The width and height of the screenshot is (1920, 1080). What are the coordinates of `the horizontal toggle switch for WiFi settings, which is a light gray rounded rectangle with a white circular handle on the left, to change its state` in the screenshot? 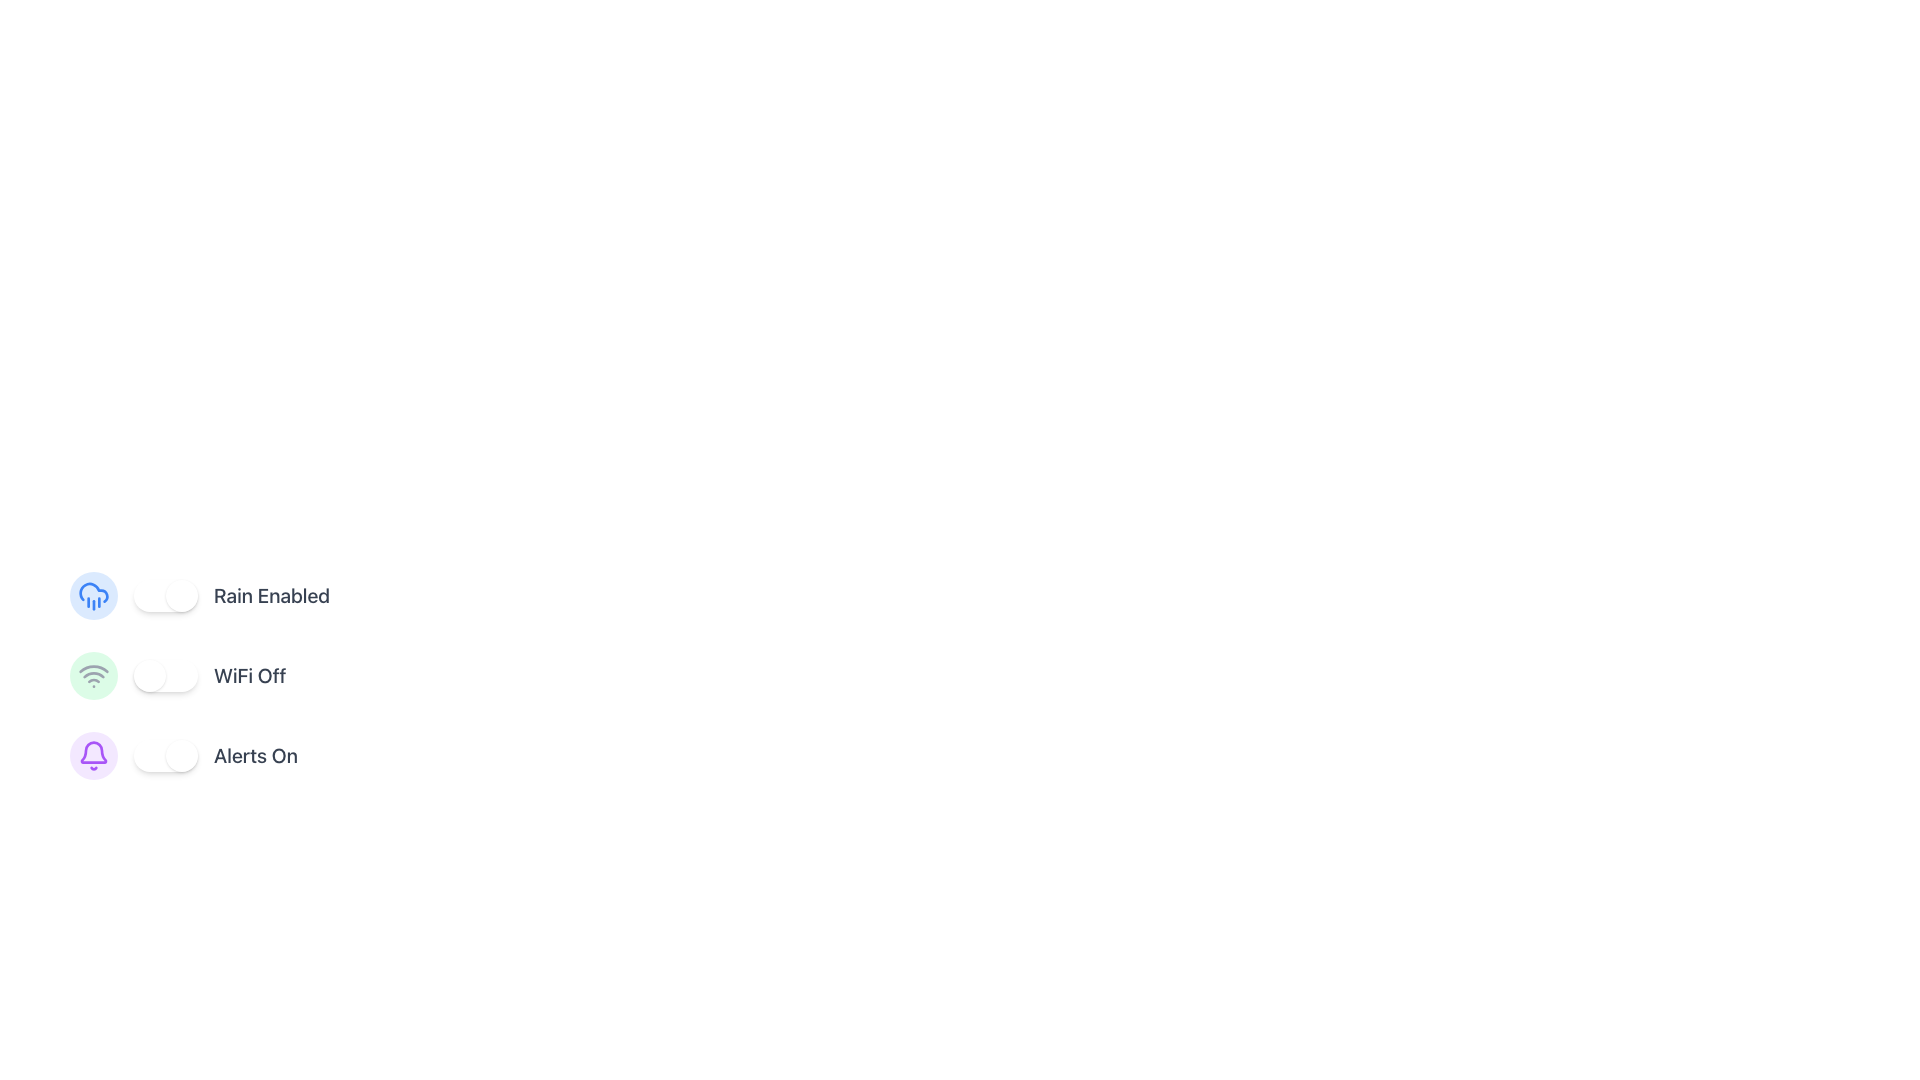 It's located at (166, 675).